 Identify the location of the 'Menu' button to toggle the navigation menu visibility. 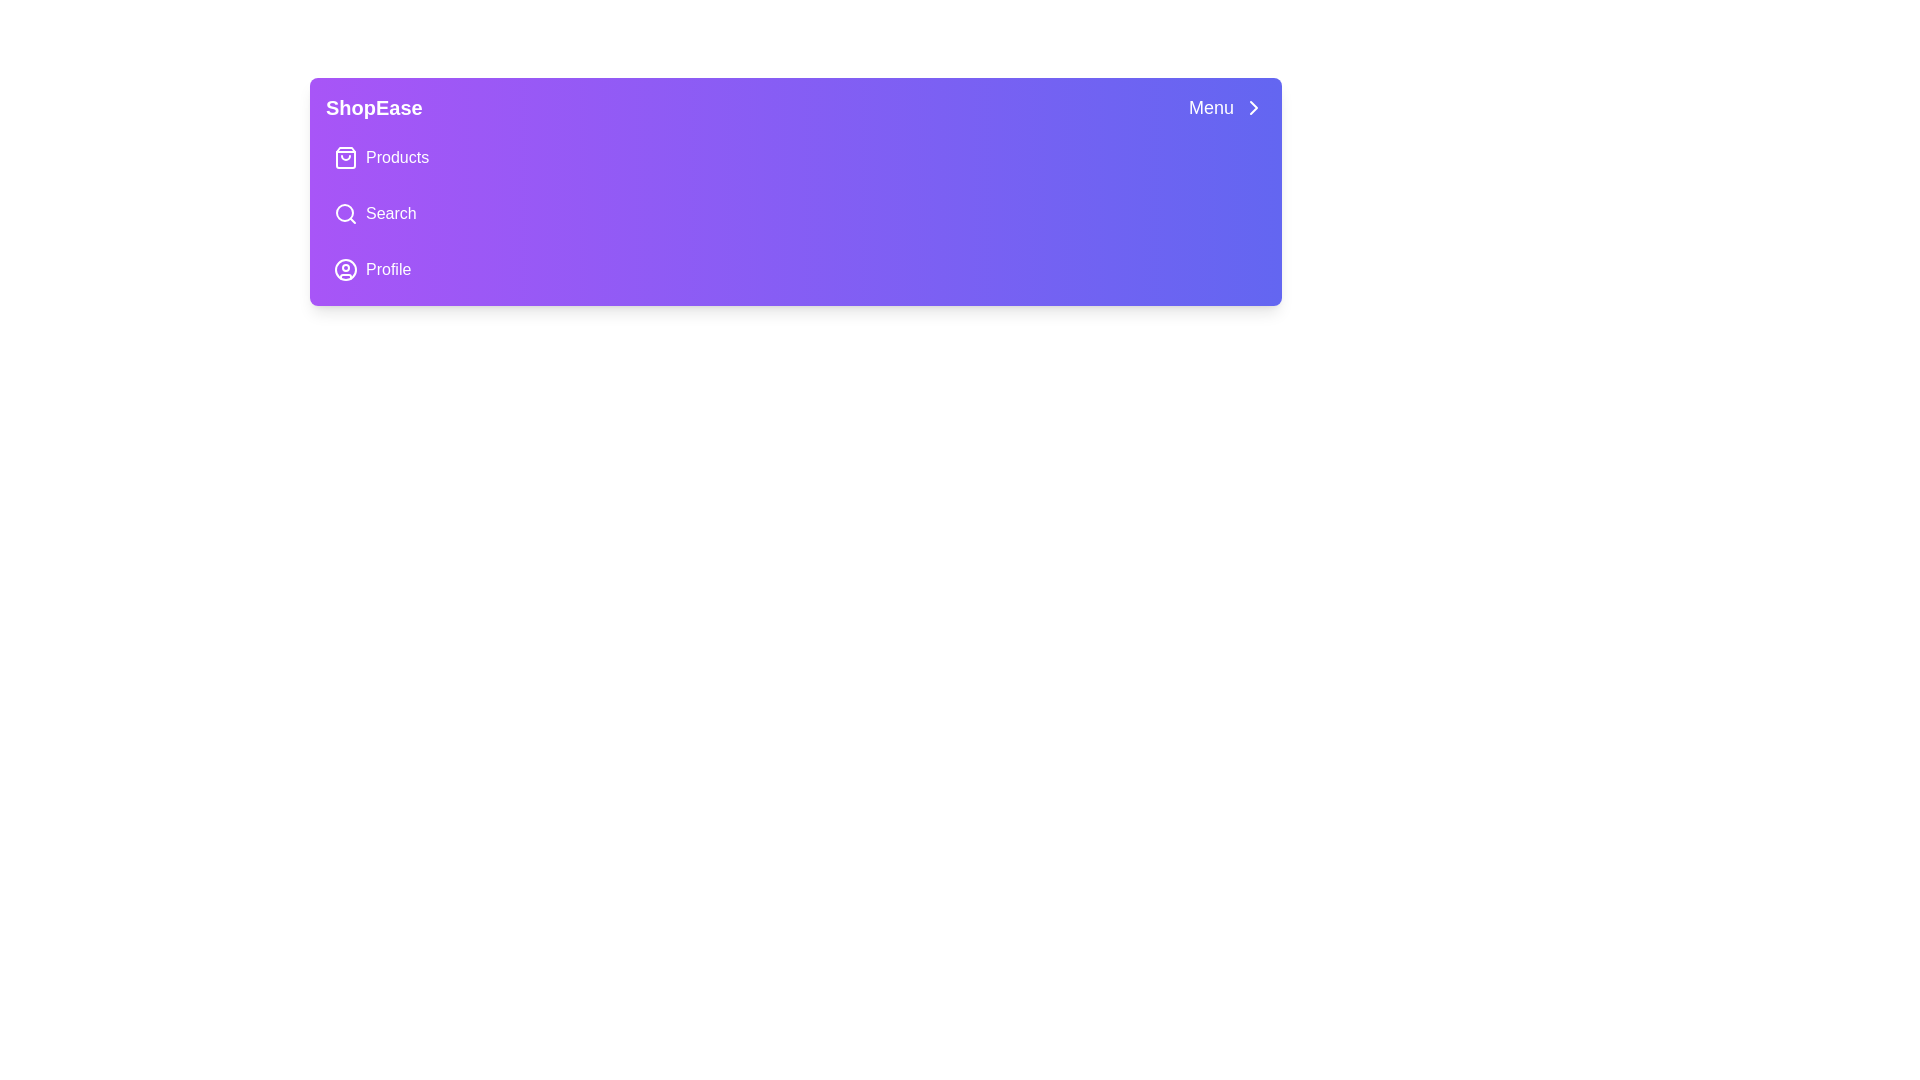
(1226, 108).